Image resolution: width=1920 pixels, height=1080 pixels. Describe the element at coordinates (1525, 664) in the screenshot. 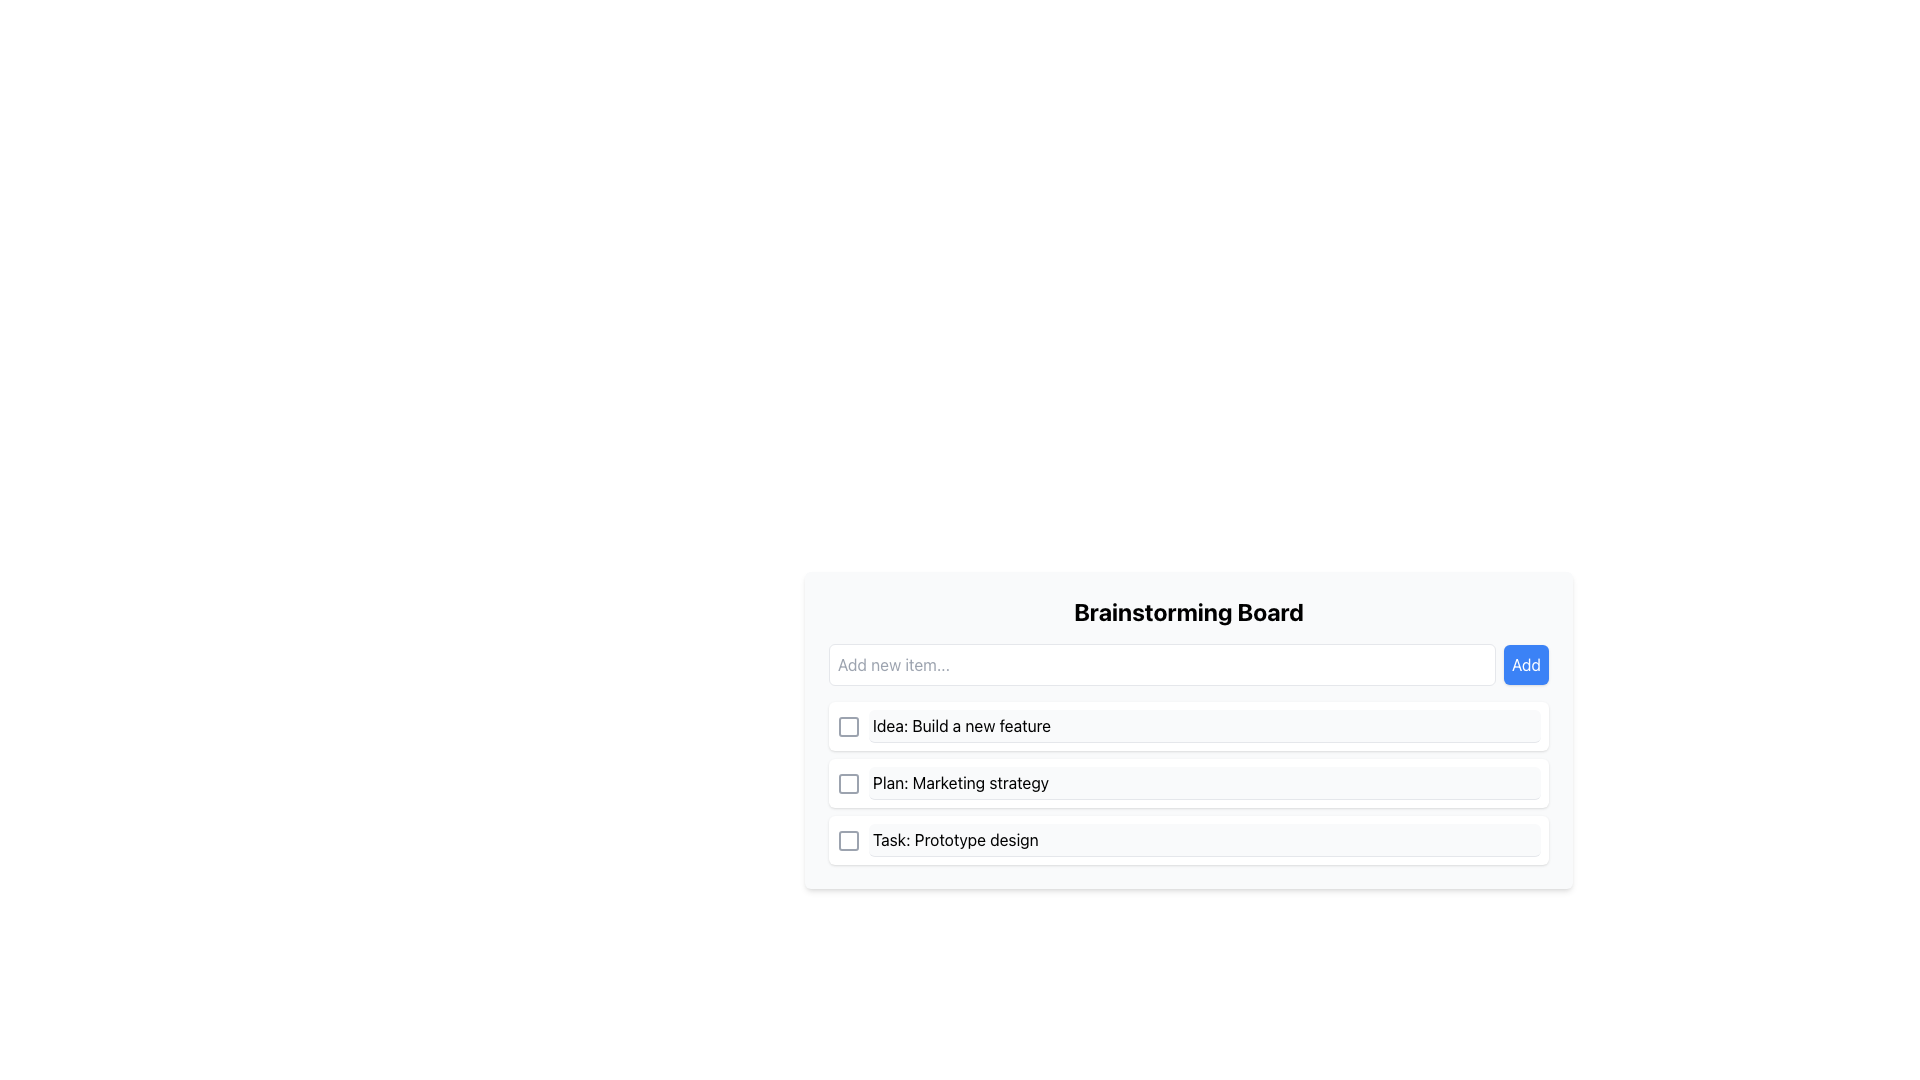

I see `the blue 'Add' button with white text, located to the right of a text input field in the 'Brainstorming Board' interface` at that location.